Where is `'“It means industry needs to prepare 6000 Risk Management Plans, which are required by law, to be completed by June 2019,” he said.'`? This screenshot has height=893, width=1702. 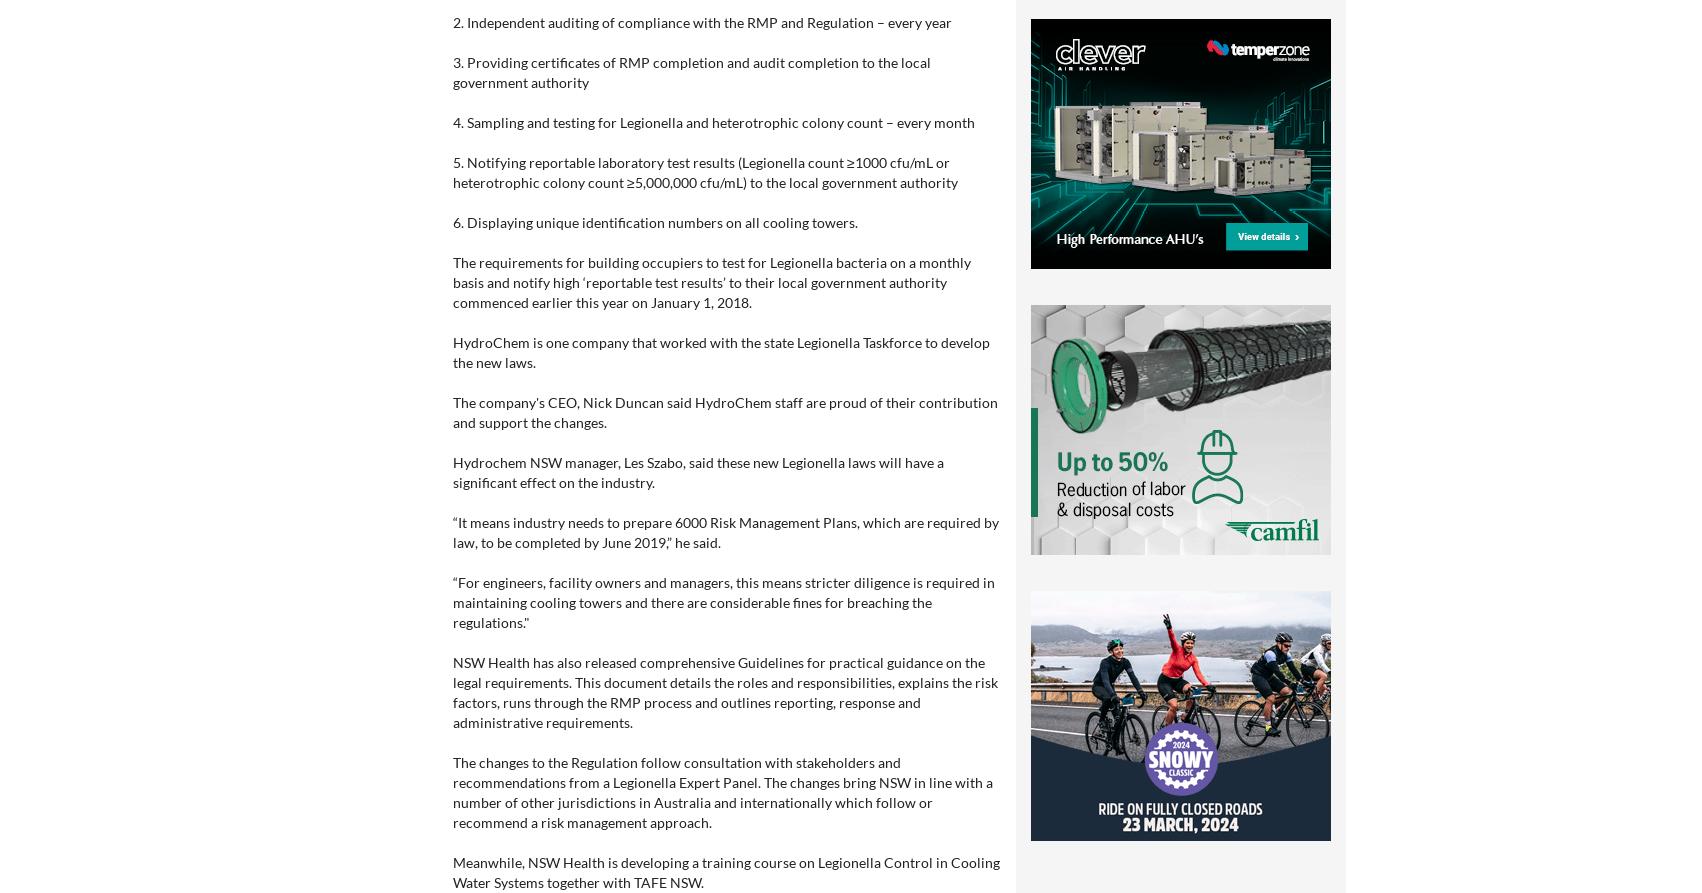
'“It means industry needs to prepare 6000 Risk Management Plans, which are required by law, to be completed by June 2019,” he said.' is located at coordinates (725, 531).